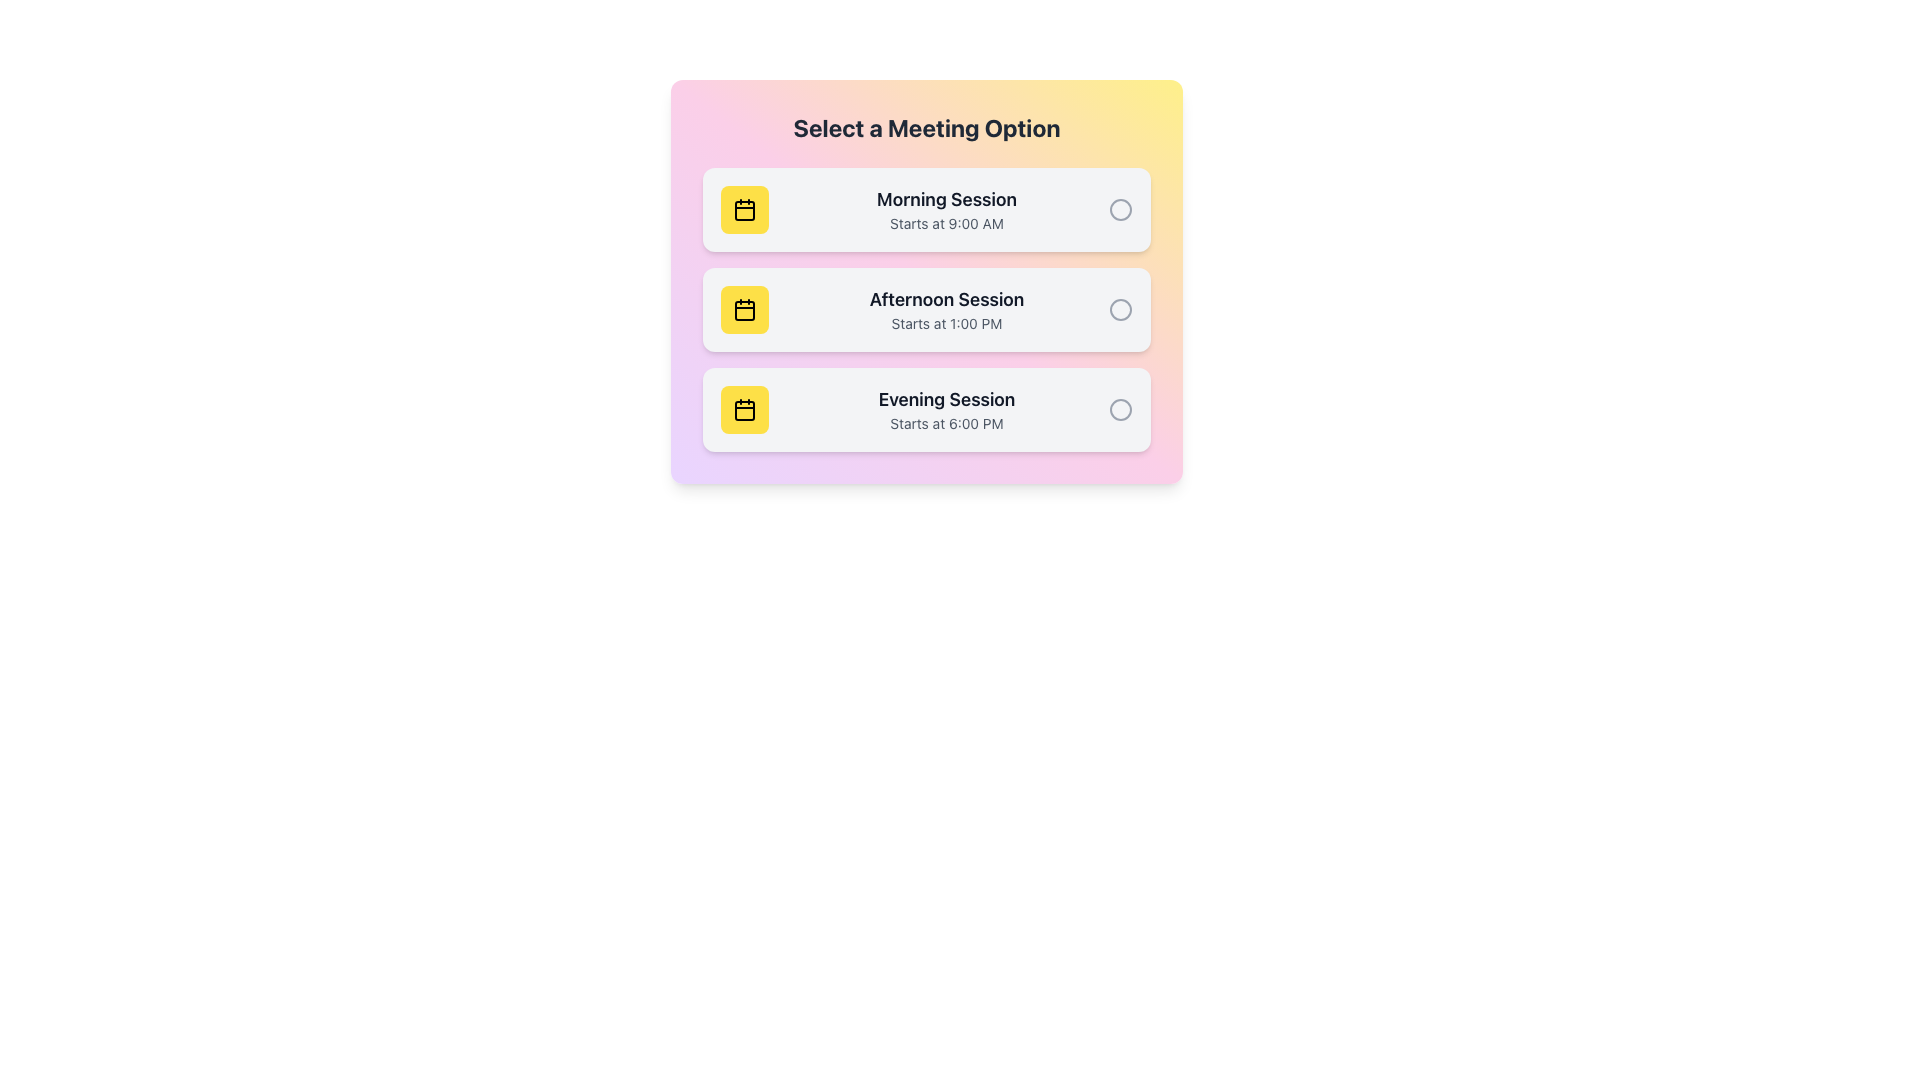 The height and width of the screenshot is (1080, 1920). What do you see at coordinates (1121, 209) in the screenshot?
I see `the unselected radio button for the 'Morning Session' meeting option` at bounding box center [1121, 209].